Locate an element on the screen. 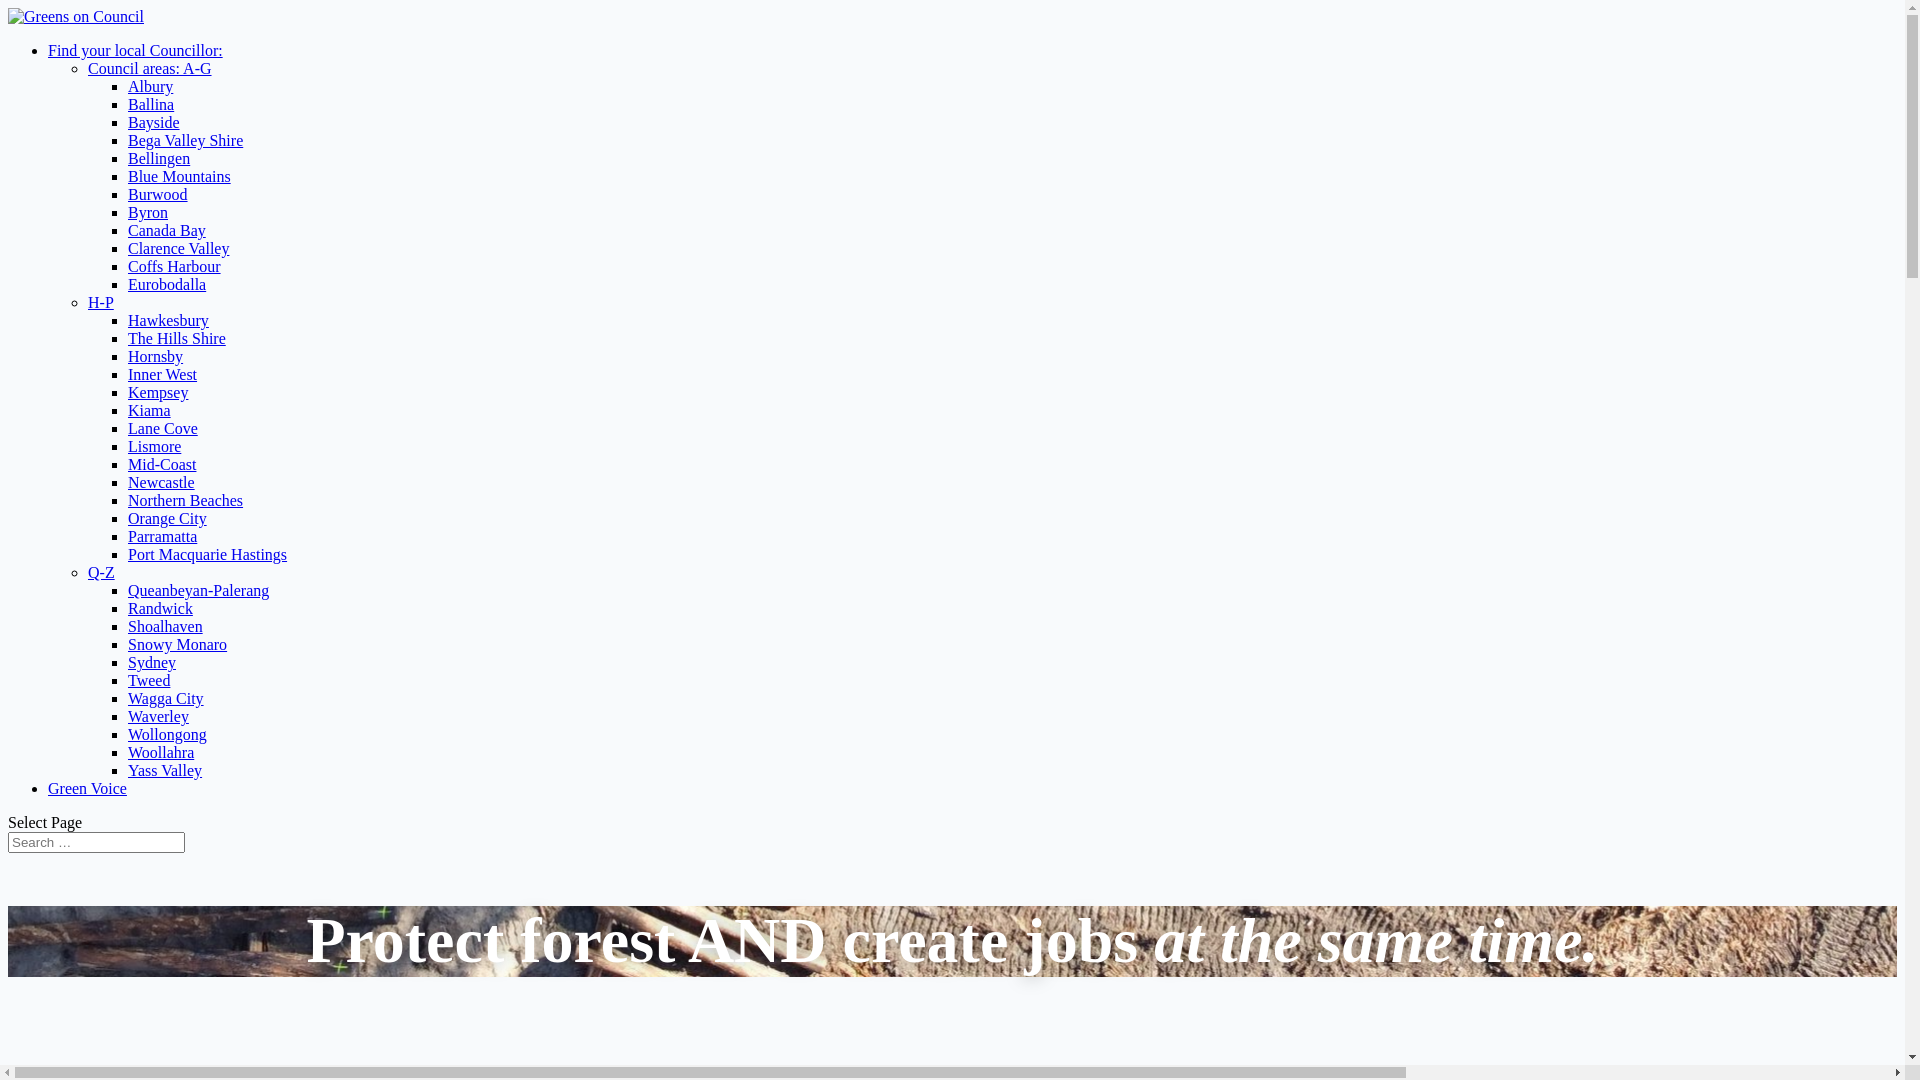 Image resolution: width=1920 pixels, height=1080 pixels. 'Inner West' is located at coordinates (162, 374).